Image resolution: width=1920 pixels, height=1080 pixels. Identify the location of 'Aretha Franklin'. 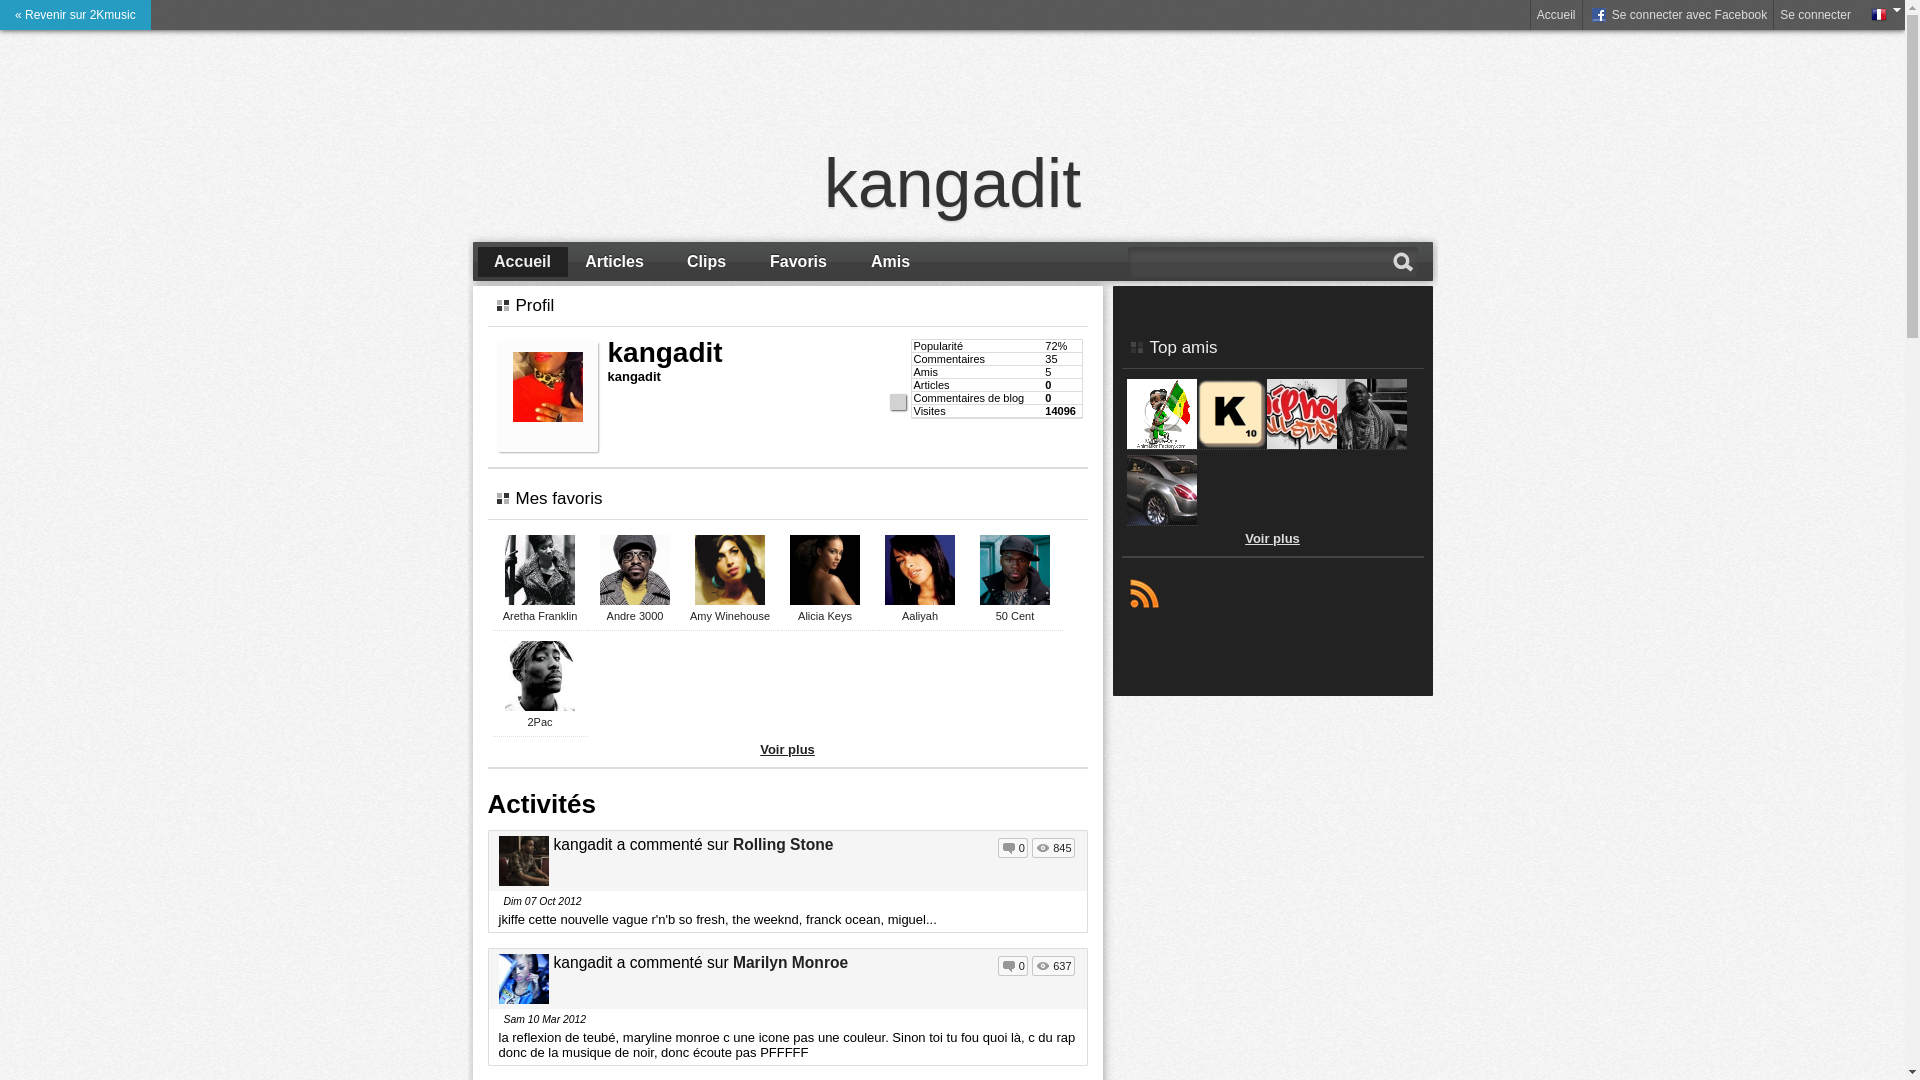
(540, 615).